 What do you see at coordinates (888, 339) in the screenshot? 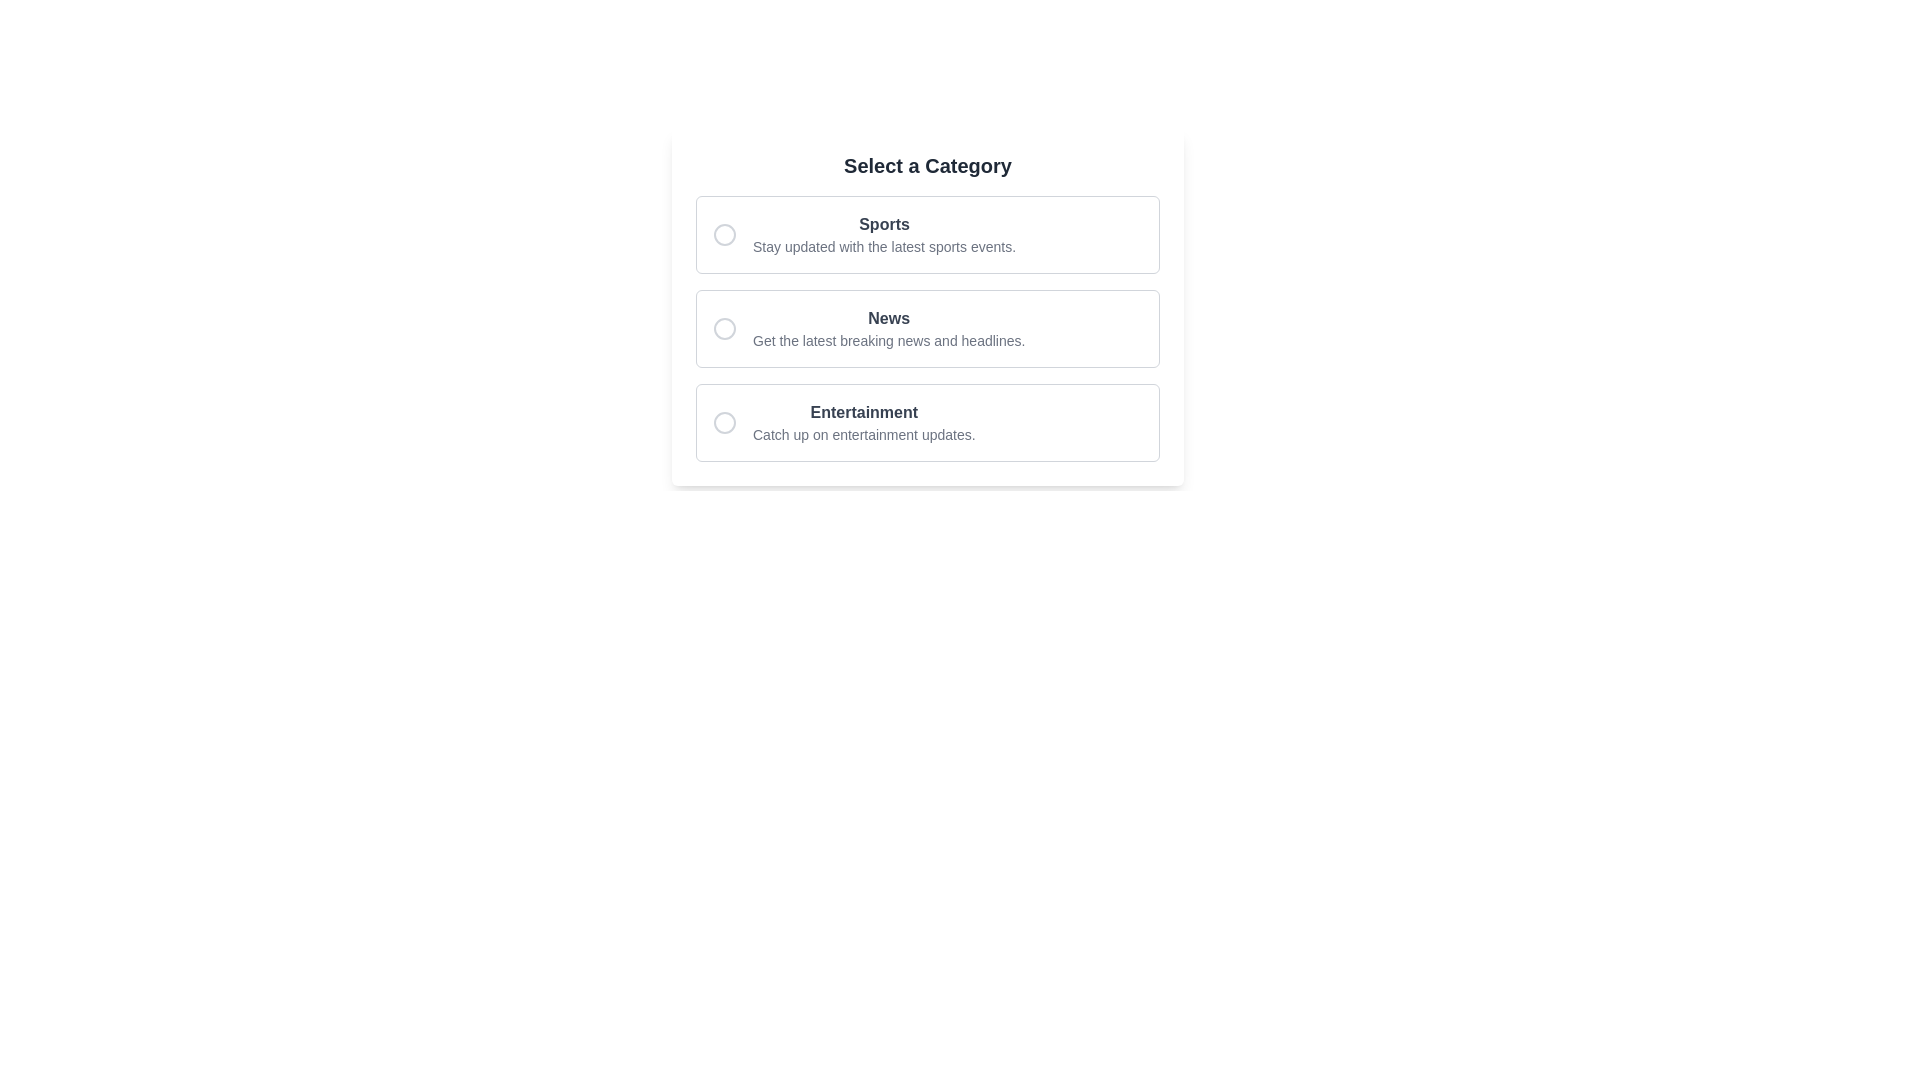
I see `the static text that reads 'Get the latest breaking news and headlines.', which is located beneath the 'News' heading in the middle of selectable categories` at bounding box center [888, 339].